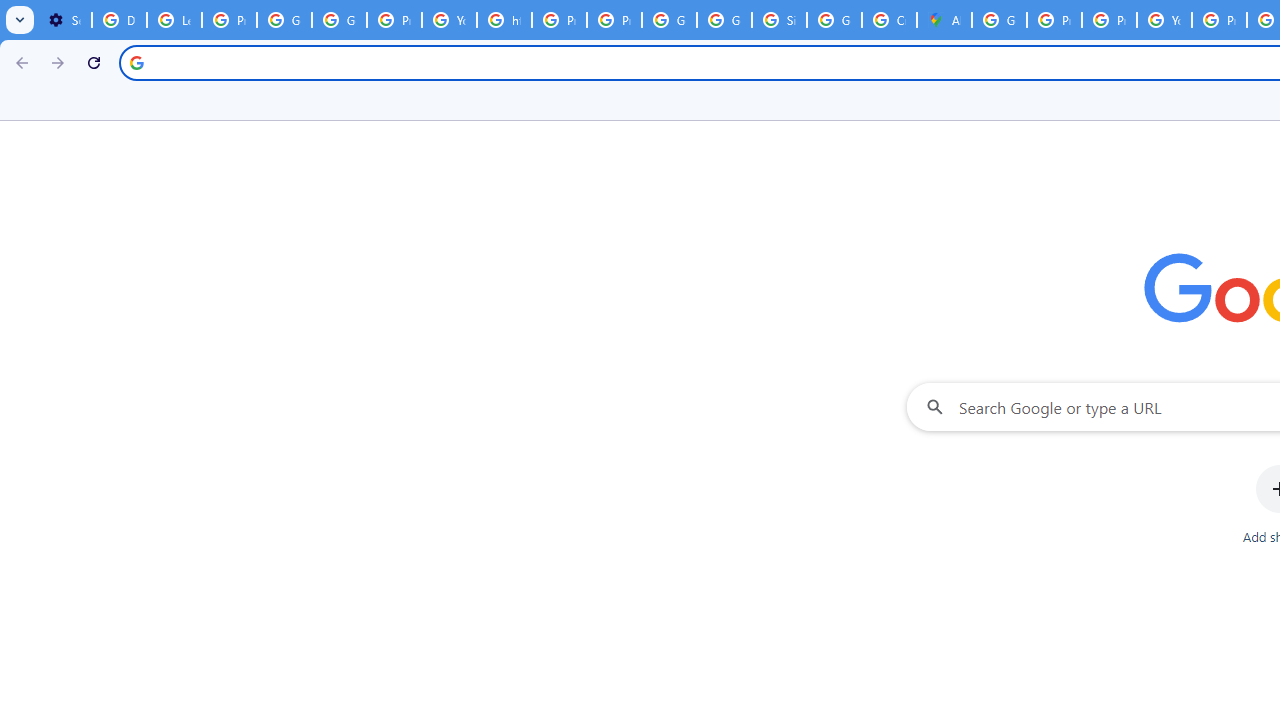 The height and width of the screenshot is (720, 1280). What do you see at coordinates (283, 20) in the screenshot?
I see `'Google Account Help'` at bounding box center [283, 20].